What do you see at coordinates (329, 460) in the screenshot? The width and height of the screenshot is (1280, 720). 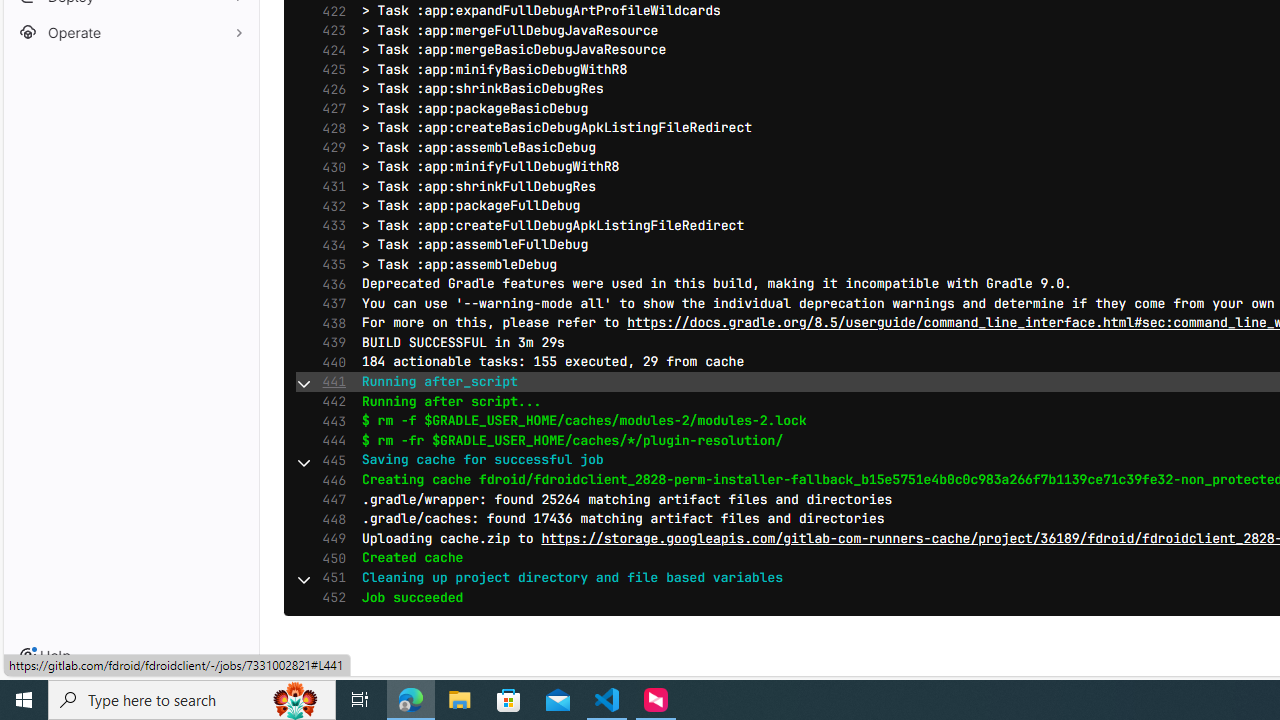 I see `'445'` at bounding box center [329, 460].